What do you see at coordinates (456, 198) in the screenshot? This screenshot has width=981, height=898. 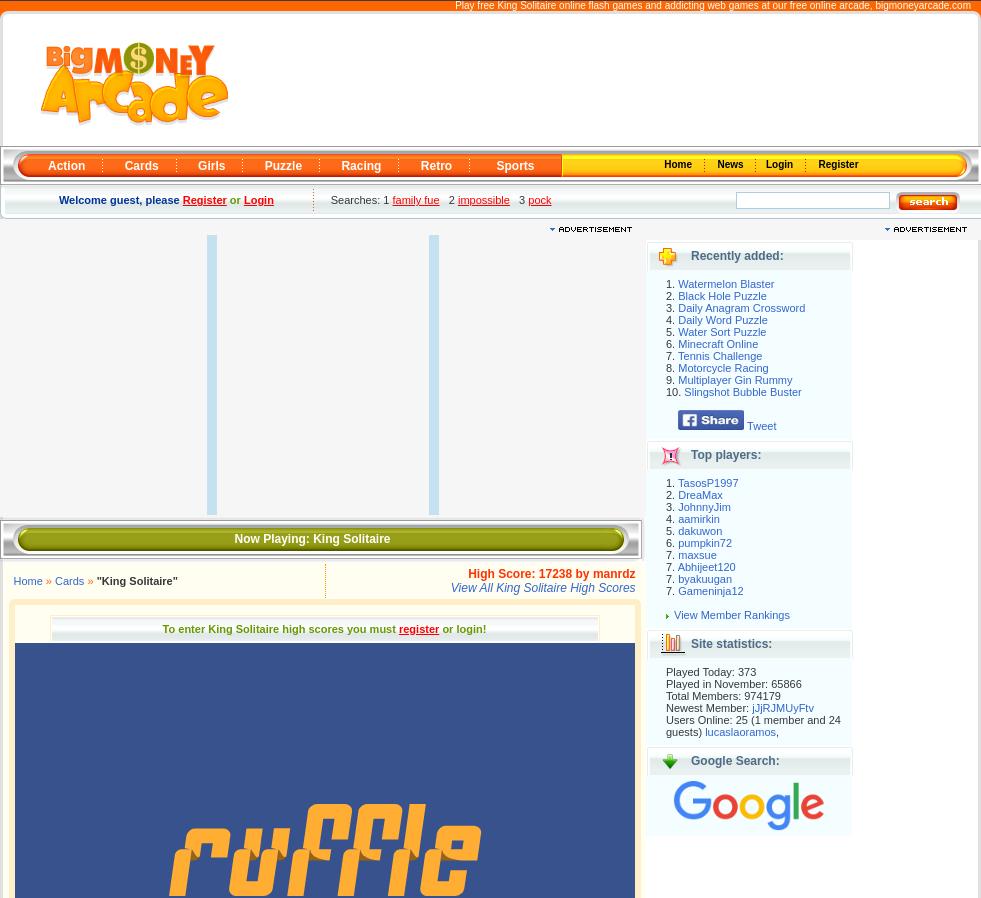 I see `'impossible'` at bounding box center [456, 198].